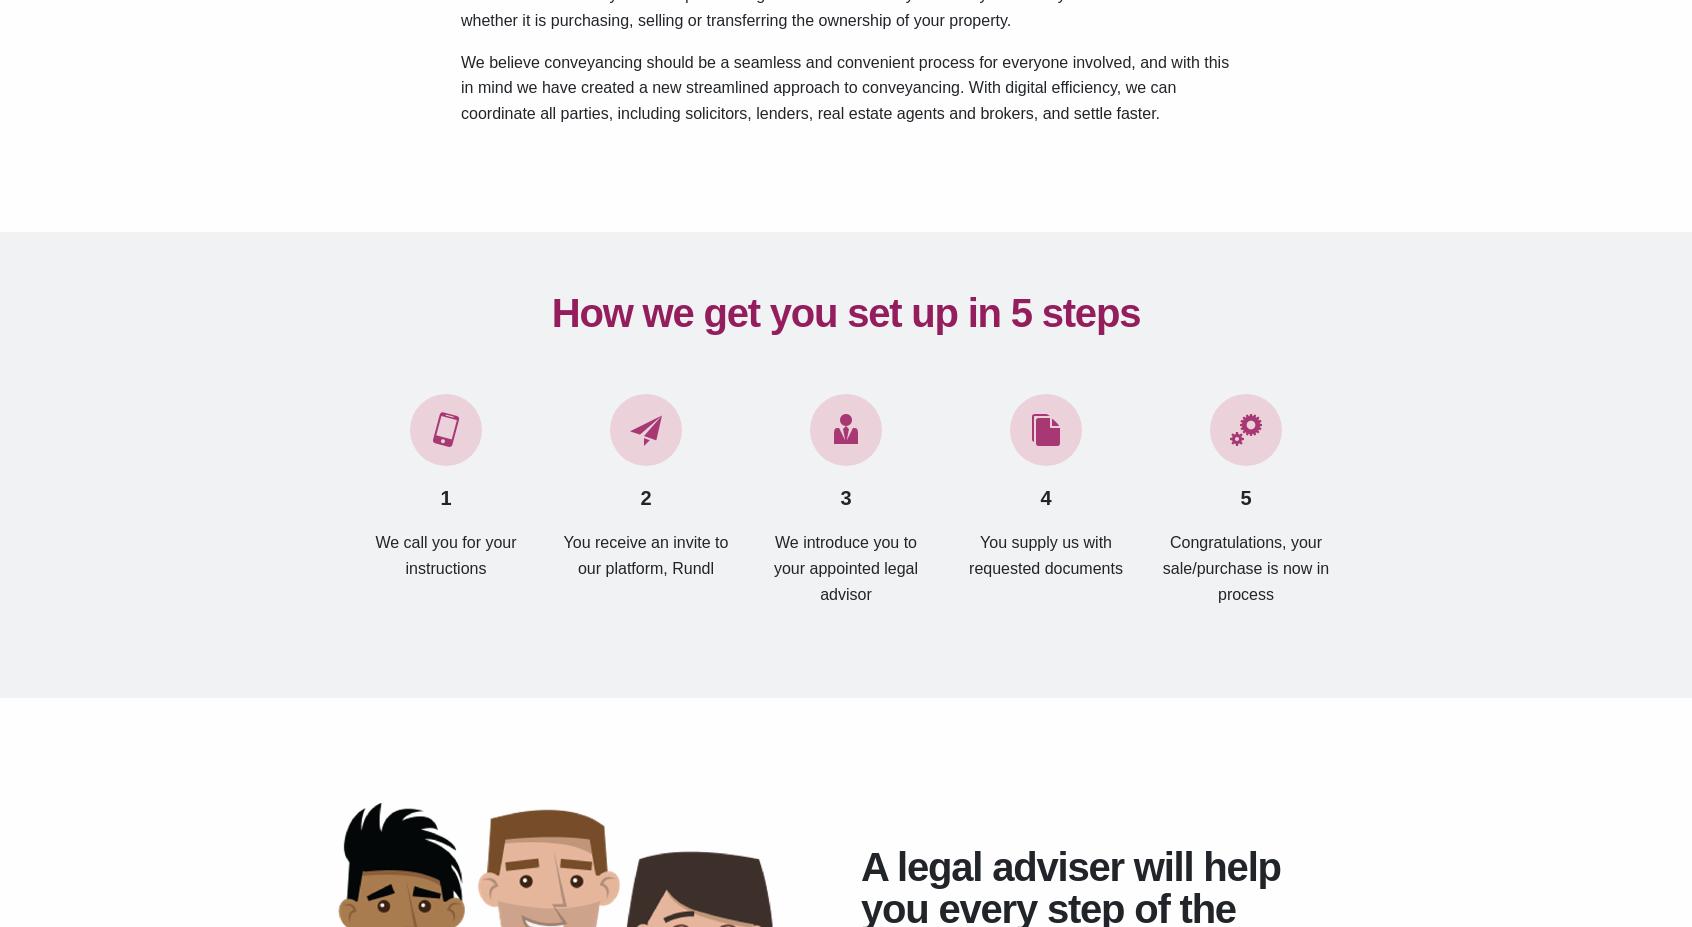  What do you see at coordinates (444, 497) in the screenshot?
I see `'1'` at bounding box center [444, 497].